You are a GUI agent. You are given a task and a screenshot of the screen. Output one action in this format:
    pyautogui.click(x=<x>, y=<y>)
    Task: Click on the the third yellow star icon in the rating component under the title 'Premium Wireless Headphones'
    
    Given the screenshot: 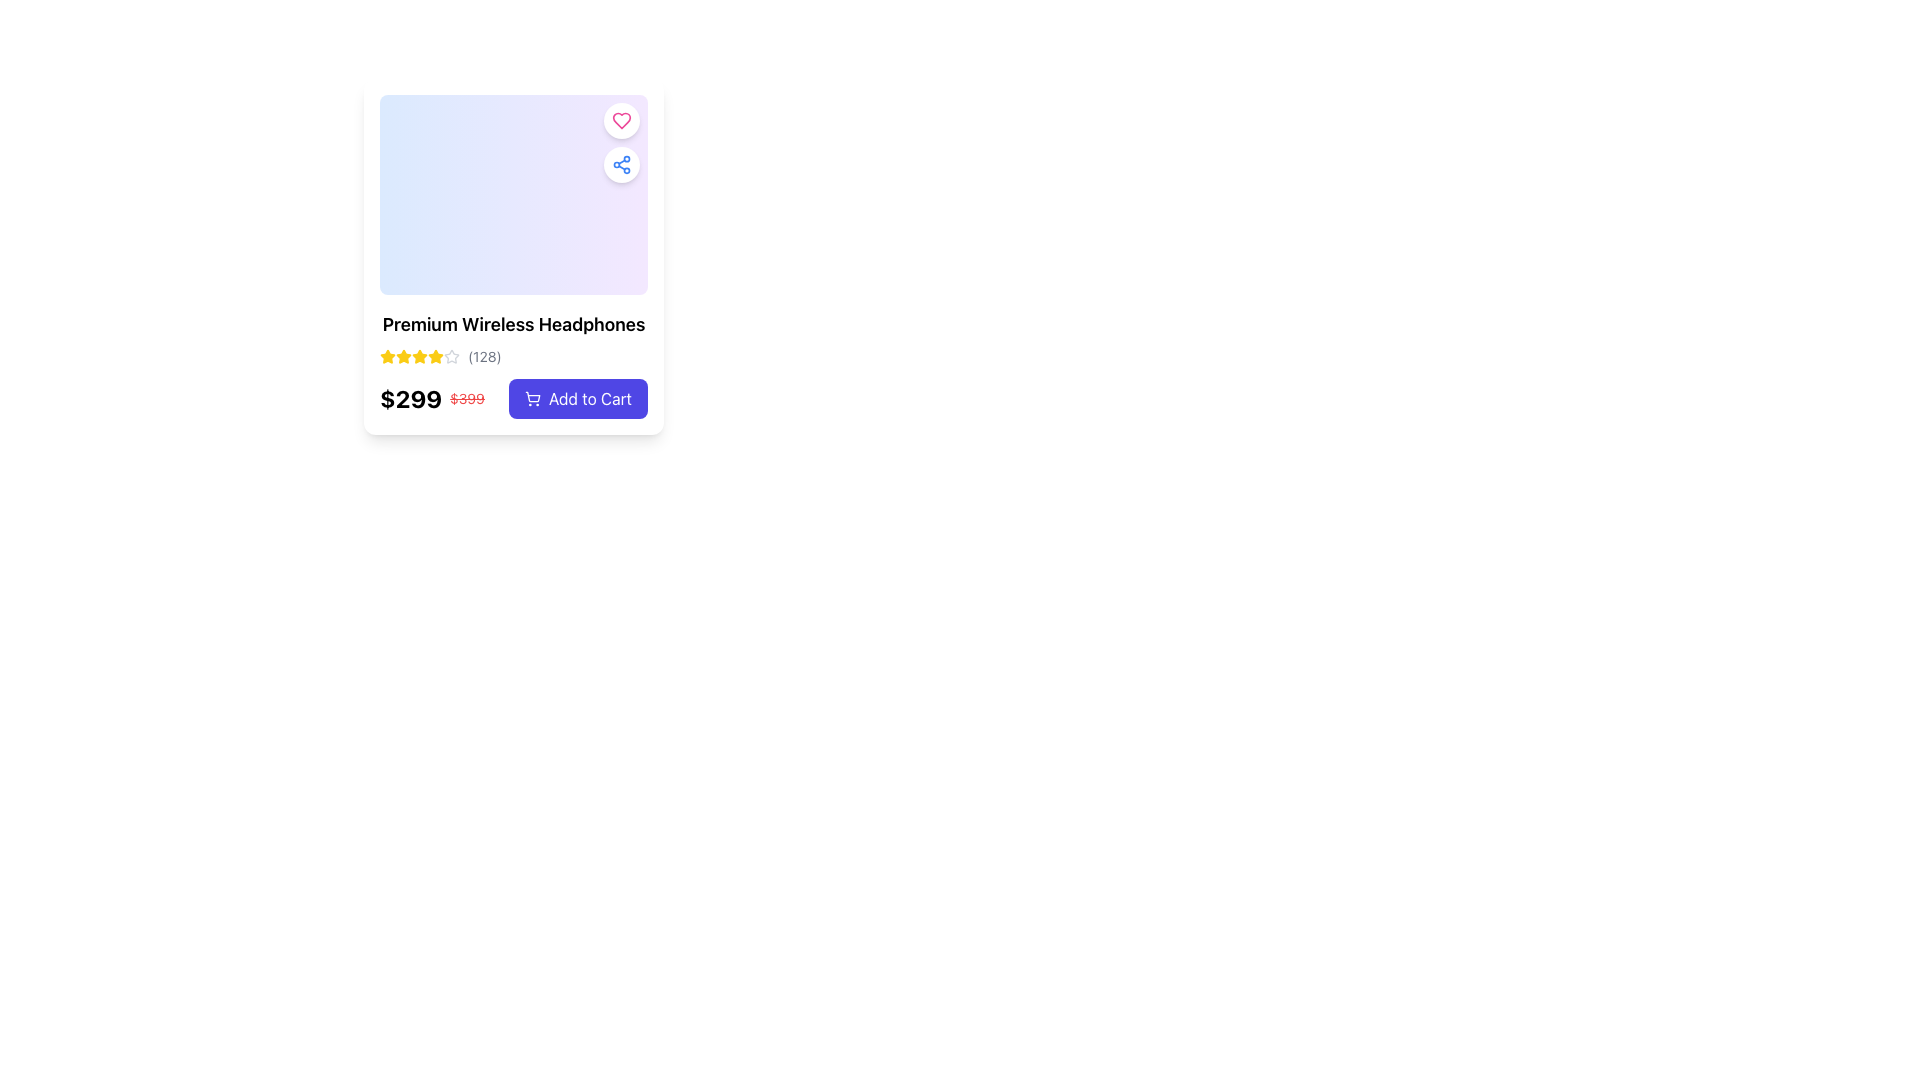 What is the action you would take?
    pyautogui.click(x=435, y=355)
    